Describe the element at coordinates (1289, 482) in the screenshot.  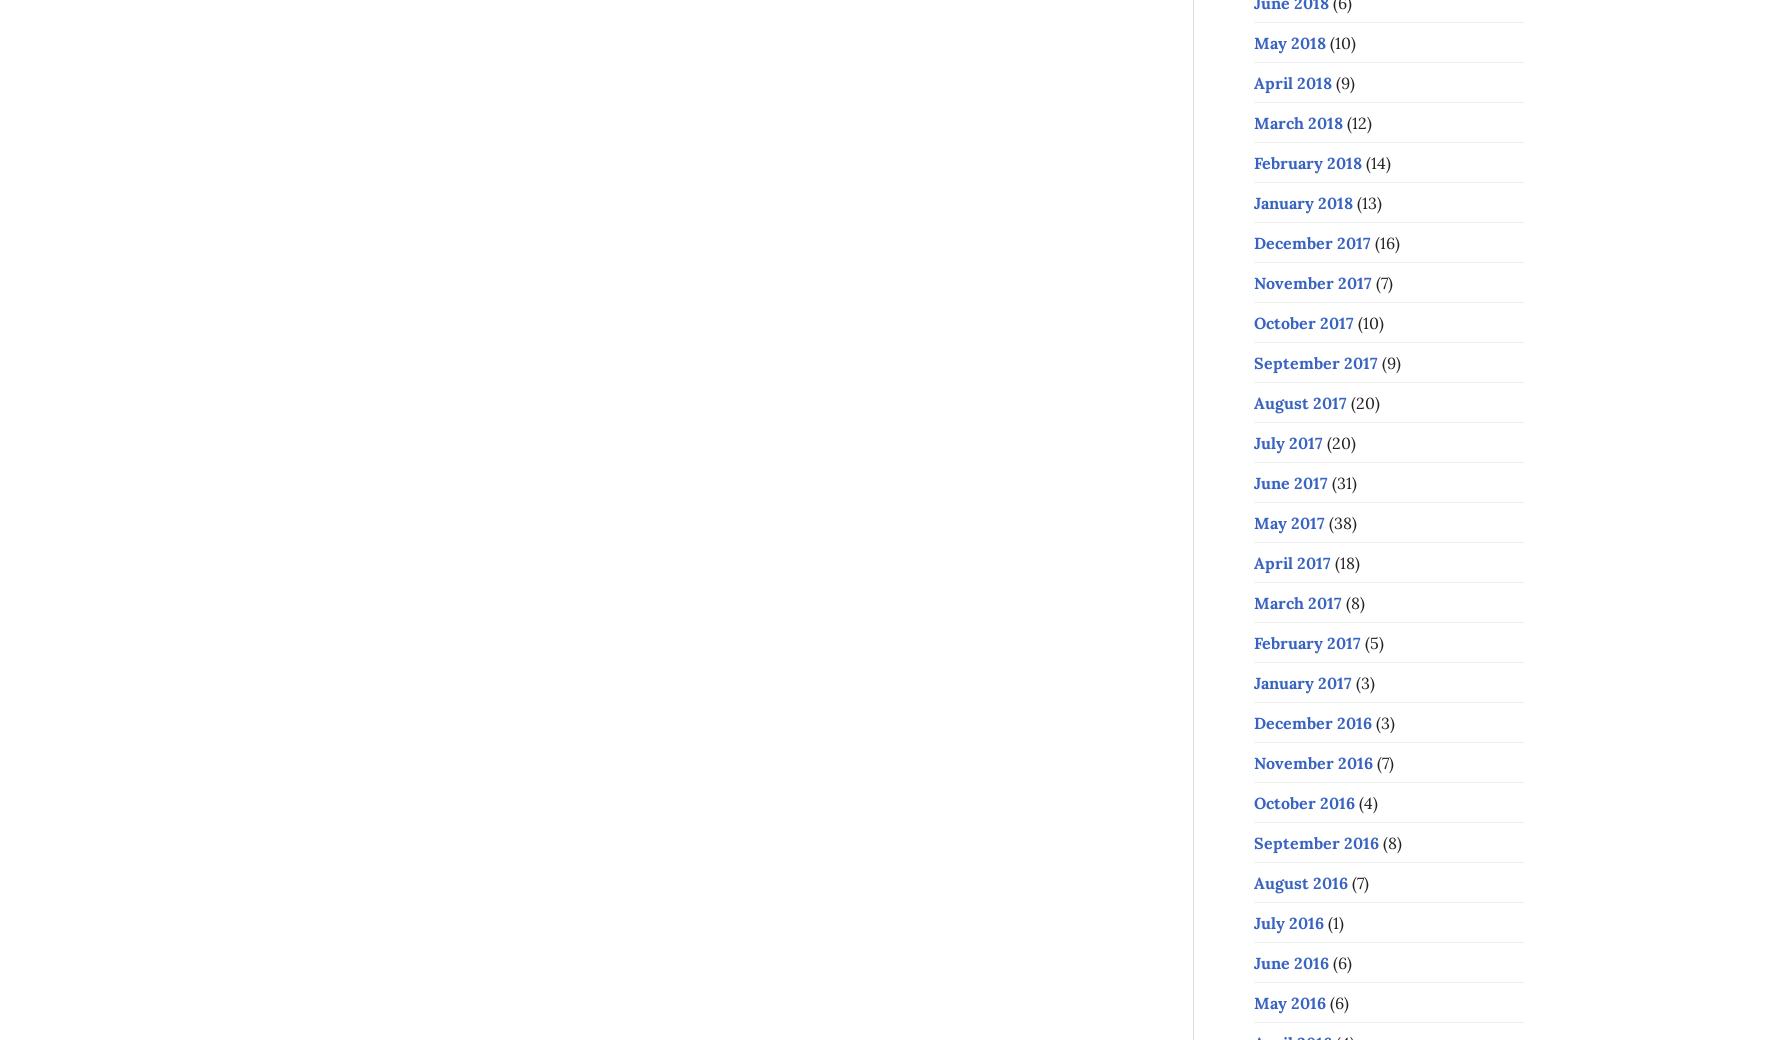
I see `'June 2017'` at that location.